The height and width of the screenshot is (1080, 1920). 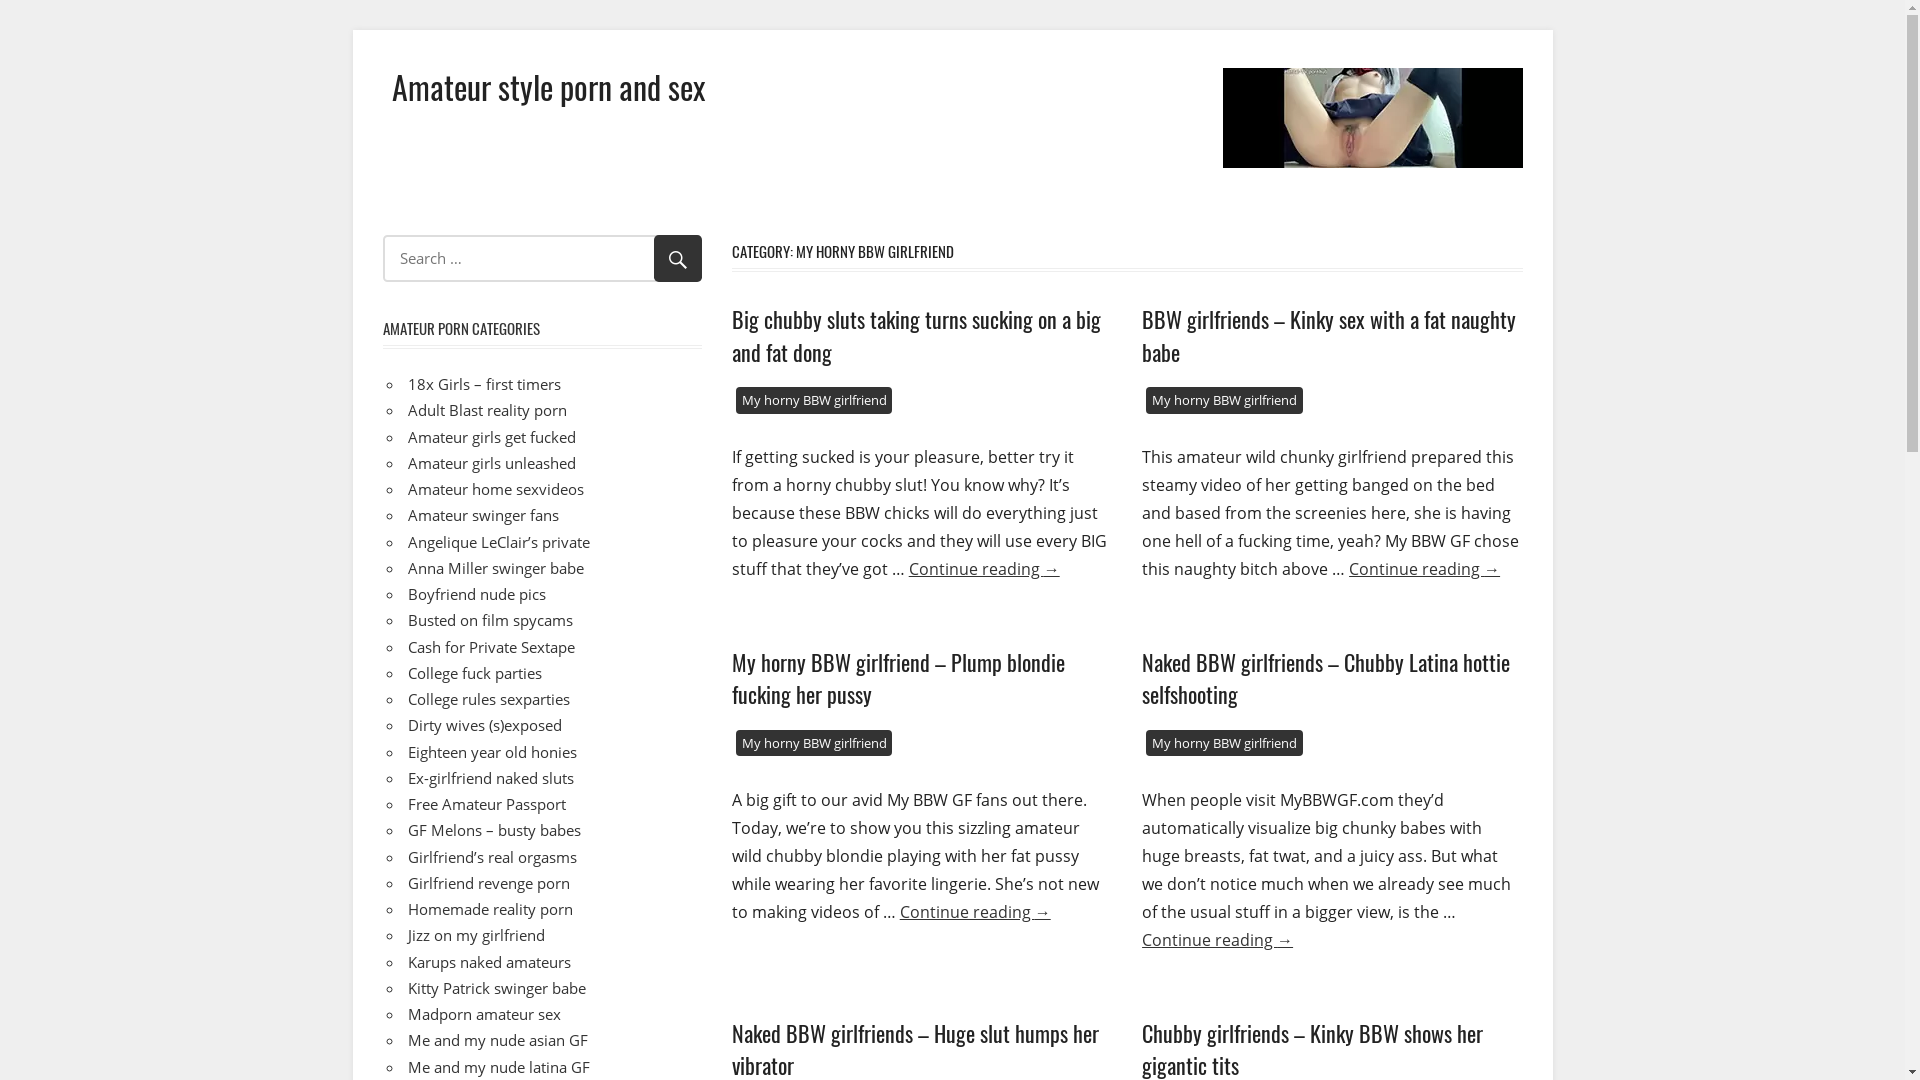 What do you see at coordinates (499, 1064) in the screenshot?
I see `'Me and my nude latina GF'` at bounding box center [499, 1064].